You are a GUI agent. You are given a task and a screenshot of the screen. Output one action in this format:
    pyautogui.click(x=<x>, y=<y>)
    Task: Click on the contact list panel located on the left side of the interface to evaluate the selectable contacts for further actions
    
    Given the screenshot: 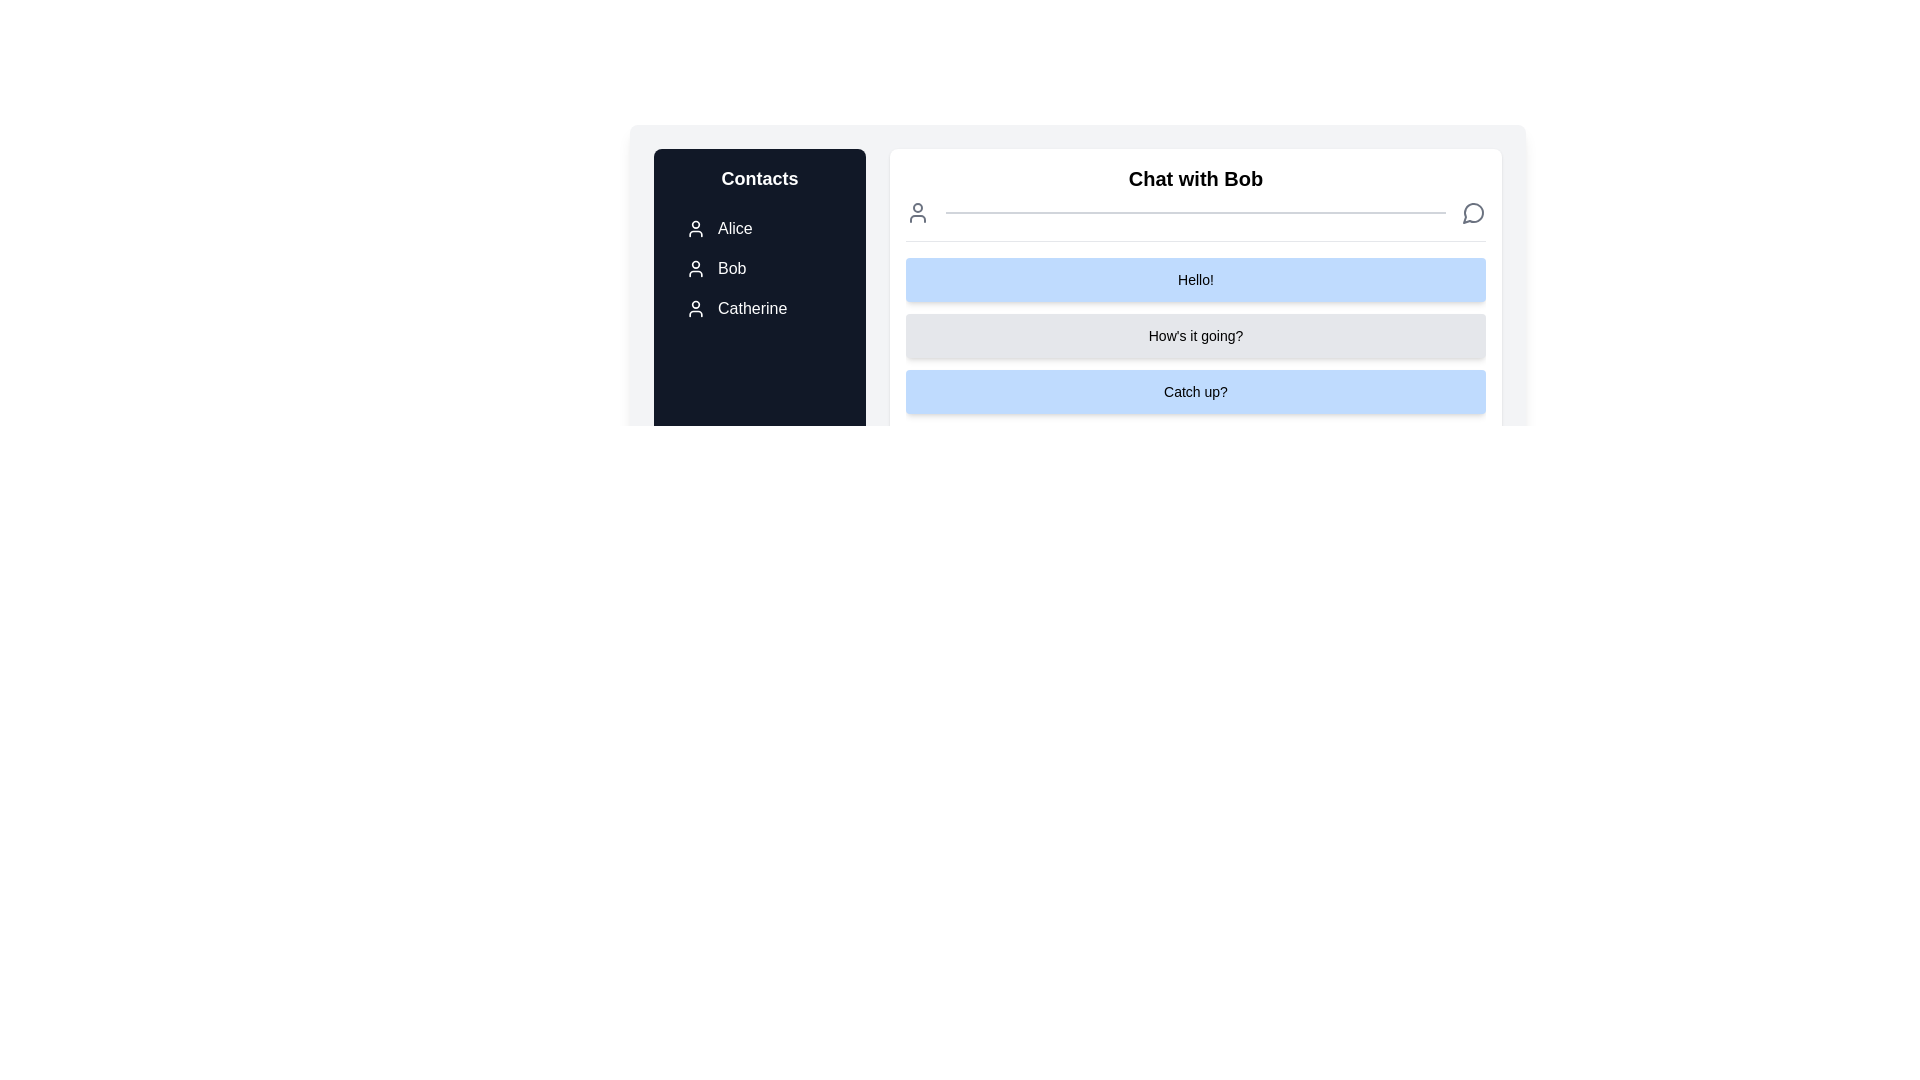 What is the action you would take?
    pyautogui.click(x=758, y=335)
    